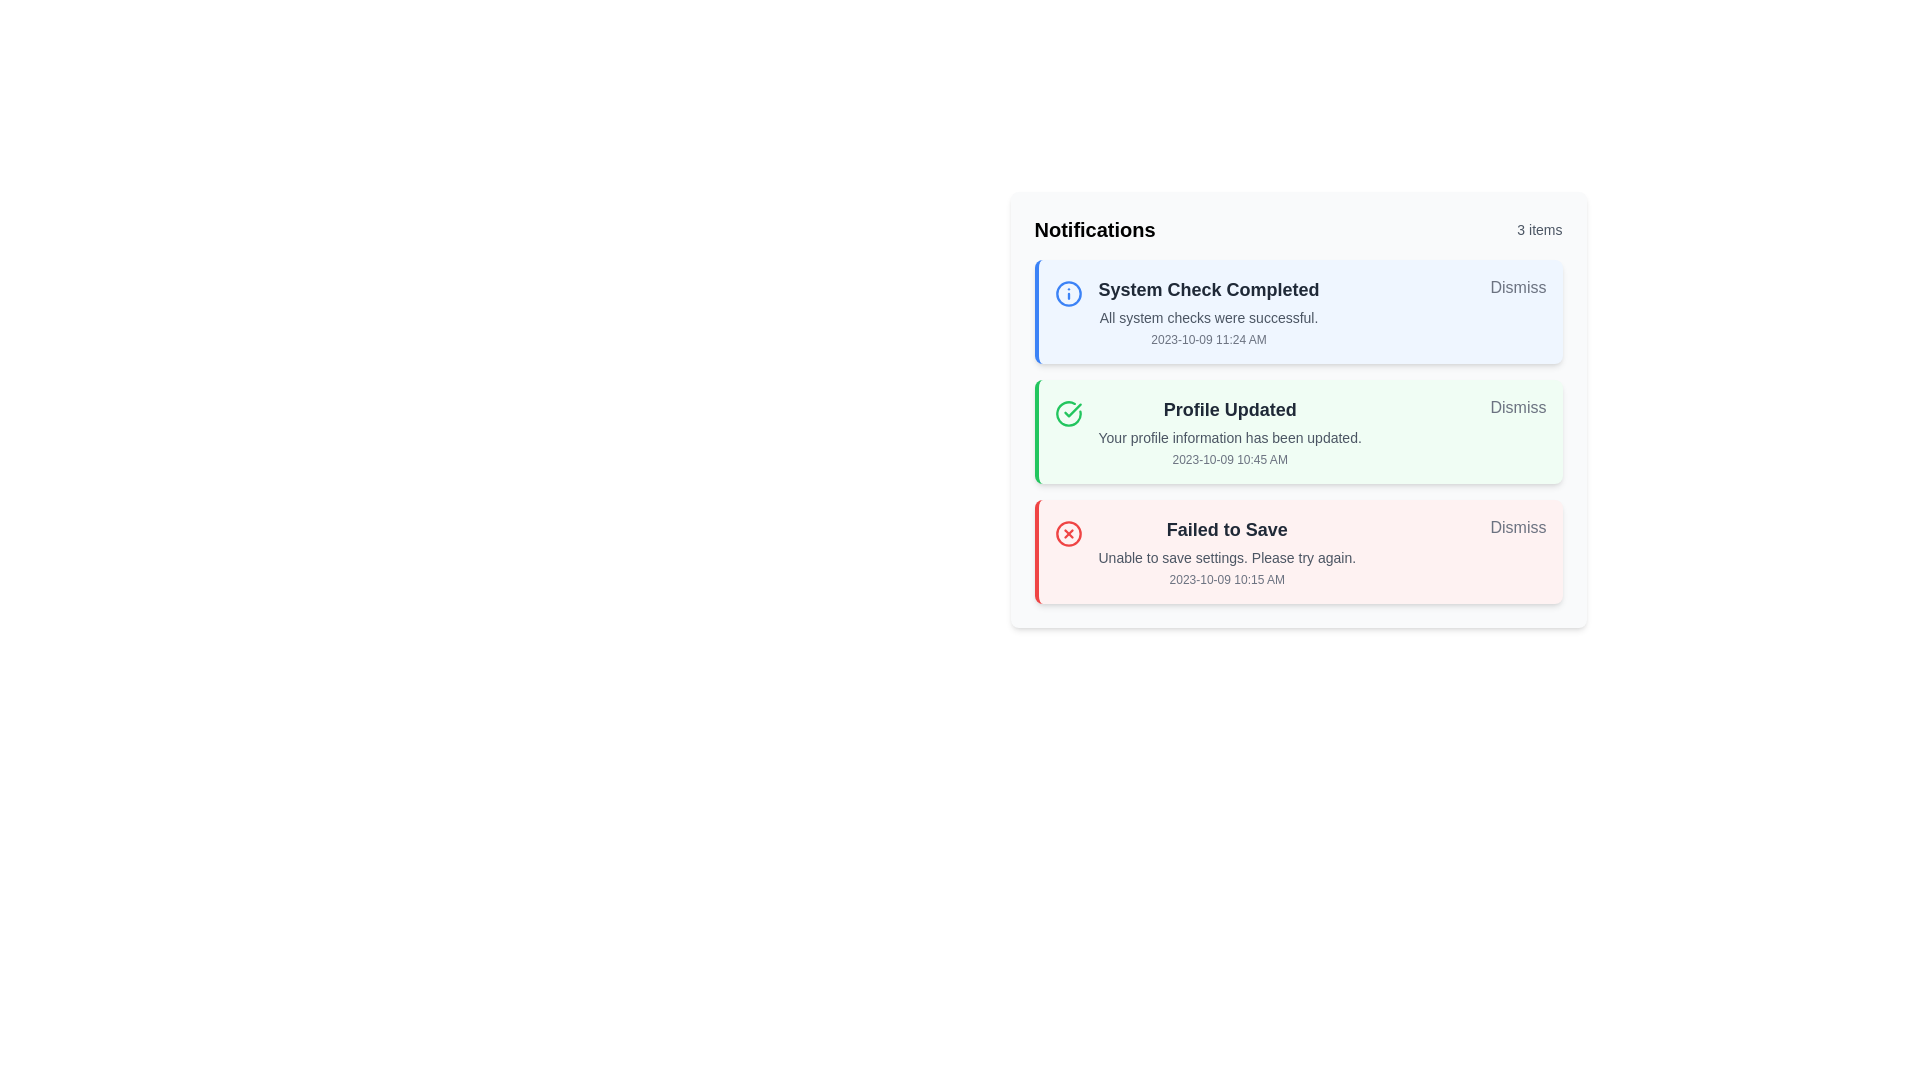  Describe the element at coordinates (1229, 446) in the screenshot. I see `the status information text label indicating profile update success, which is located as the second block in the 'Profile Updated' notification section above the timestamp '2023-10-09 10:45 AM'` at that location.